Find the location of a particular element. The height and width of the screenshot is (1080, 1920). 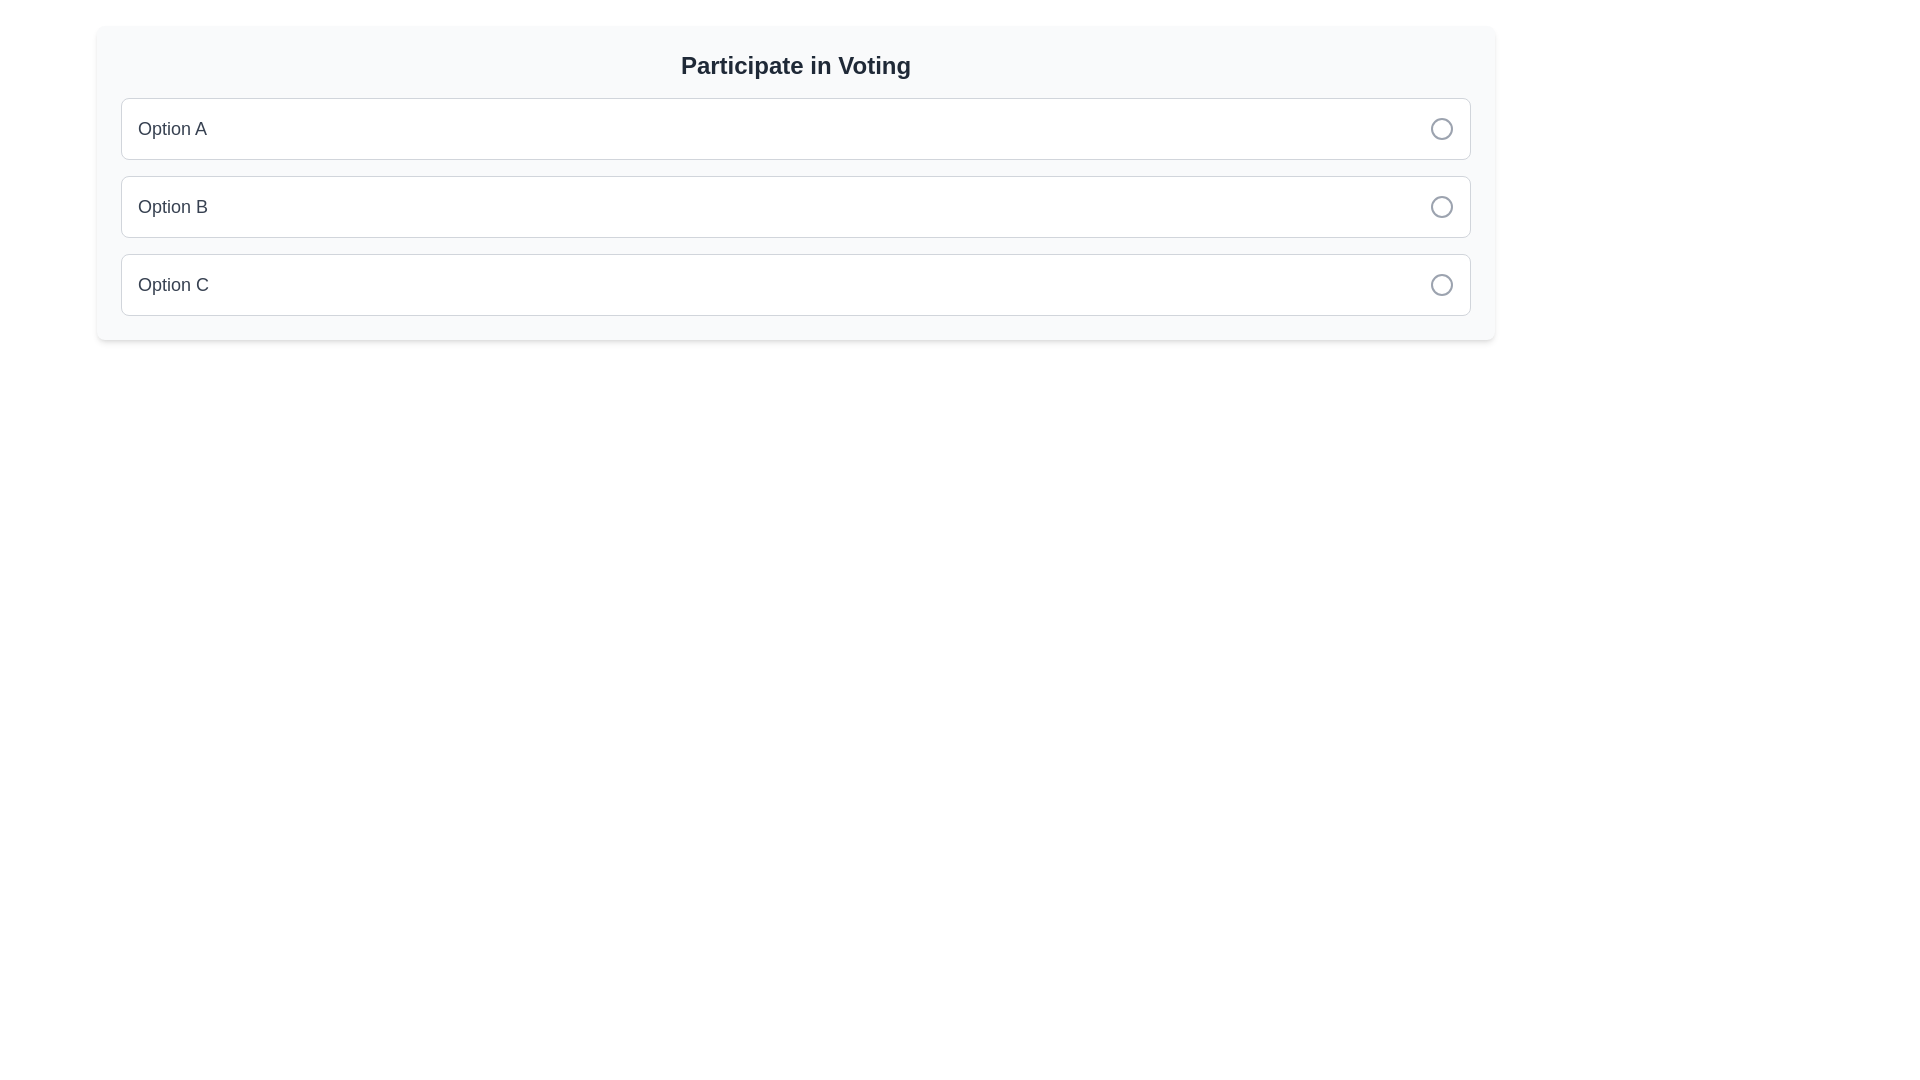

the circular option indicator for 'Option B' in the voting mechanism within the SVG component is located at coordinates (1441, 207).